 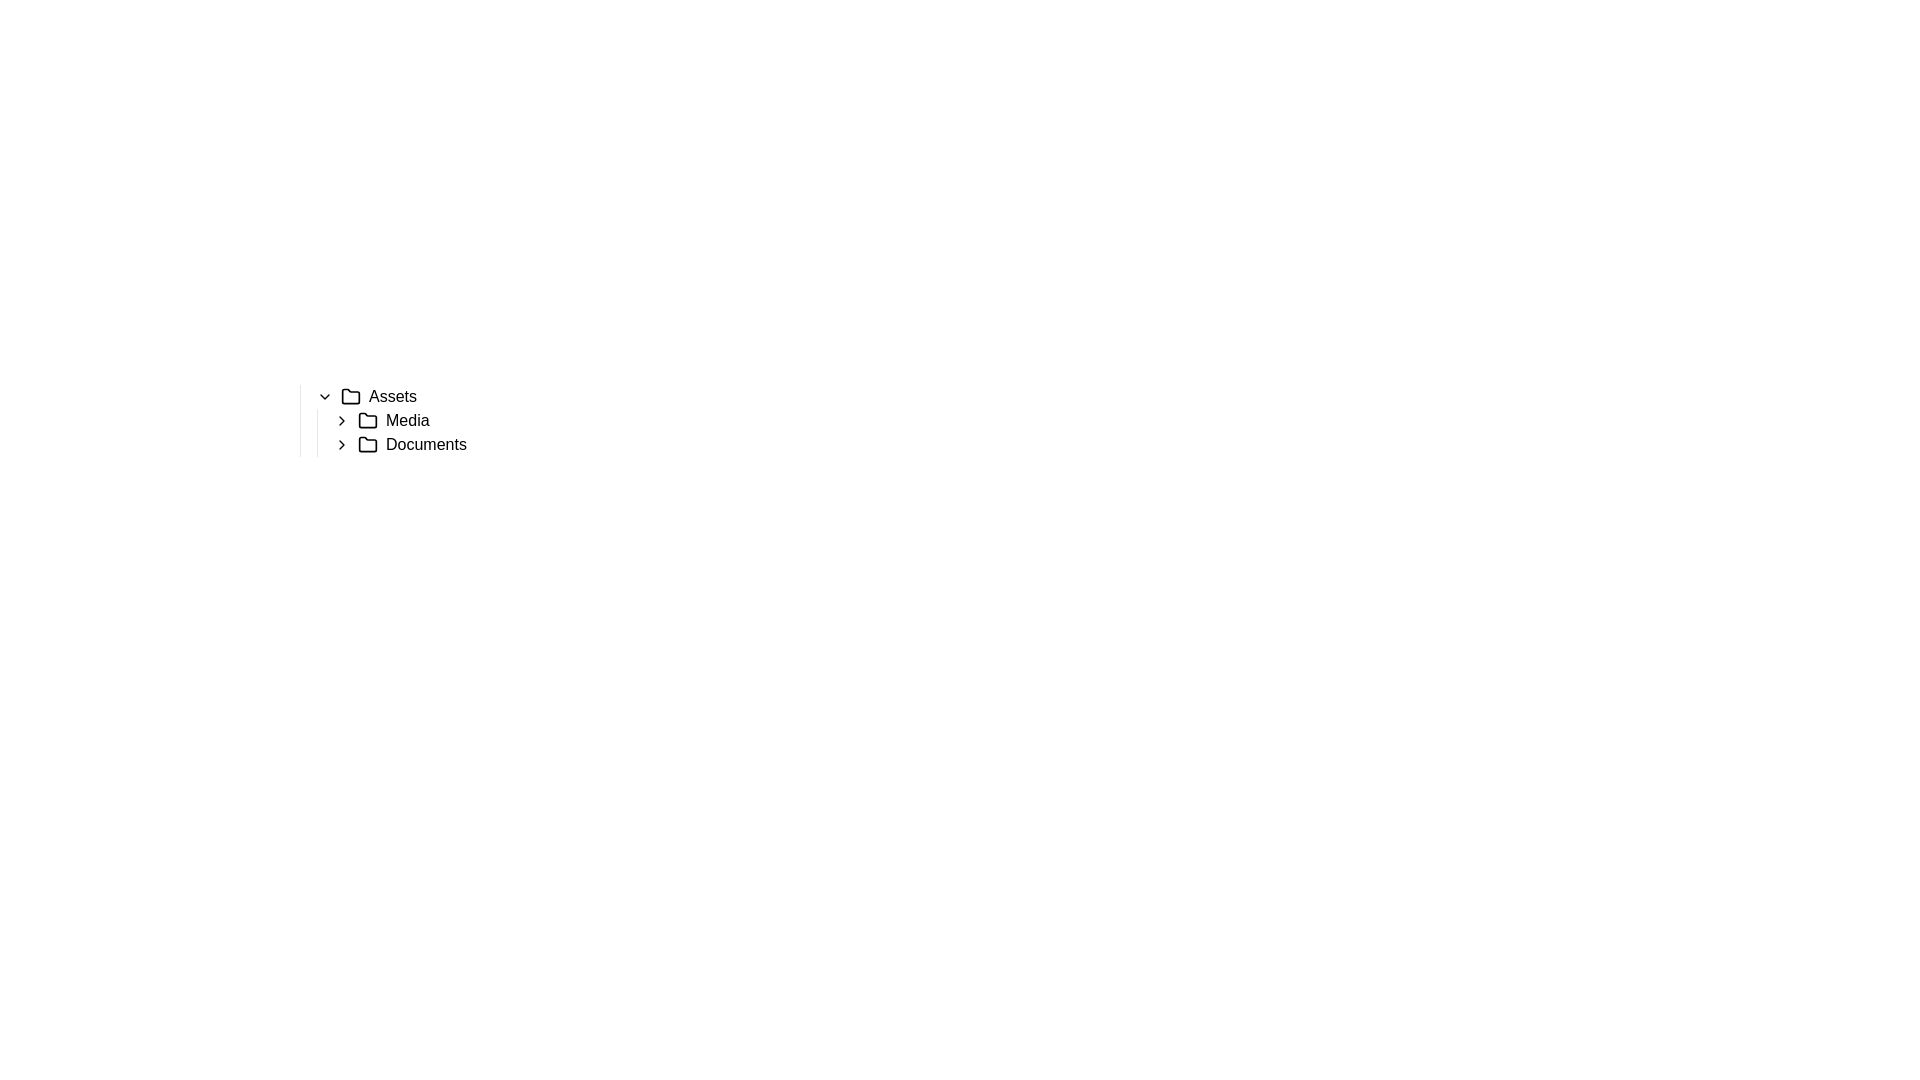 I want to click on the right-pointing chevron icon located to the left of the 'Documents' label, so click(x=341, y=443).